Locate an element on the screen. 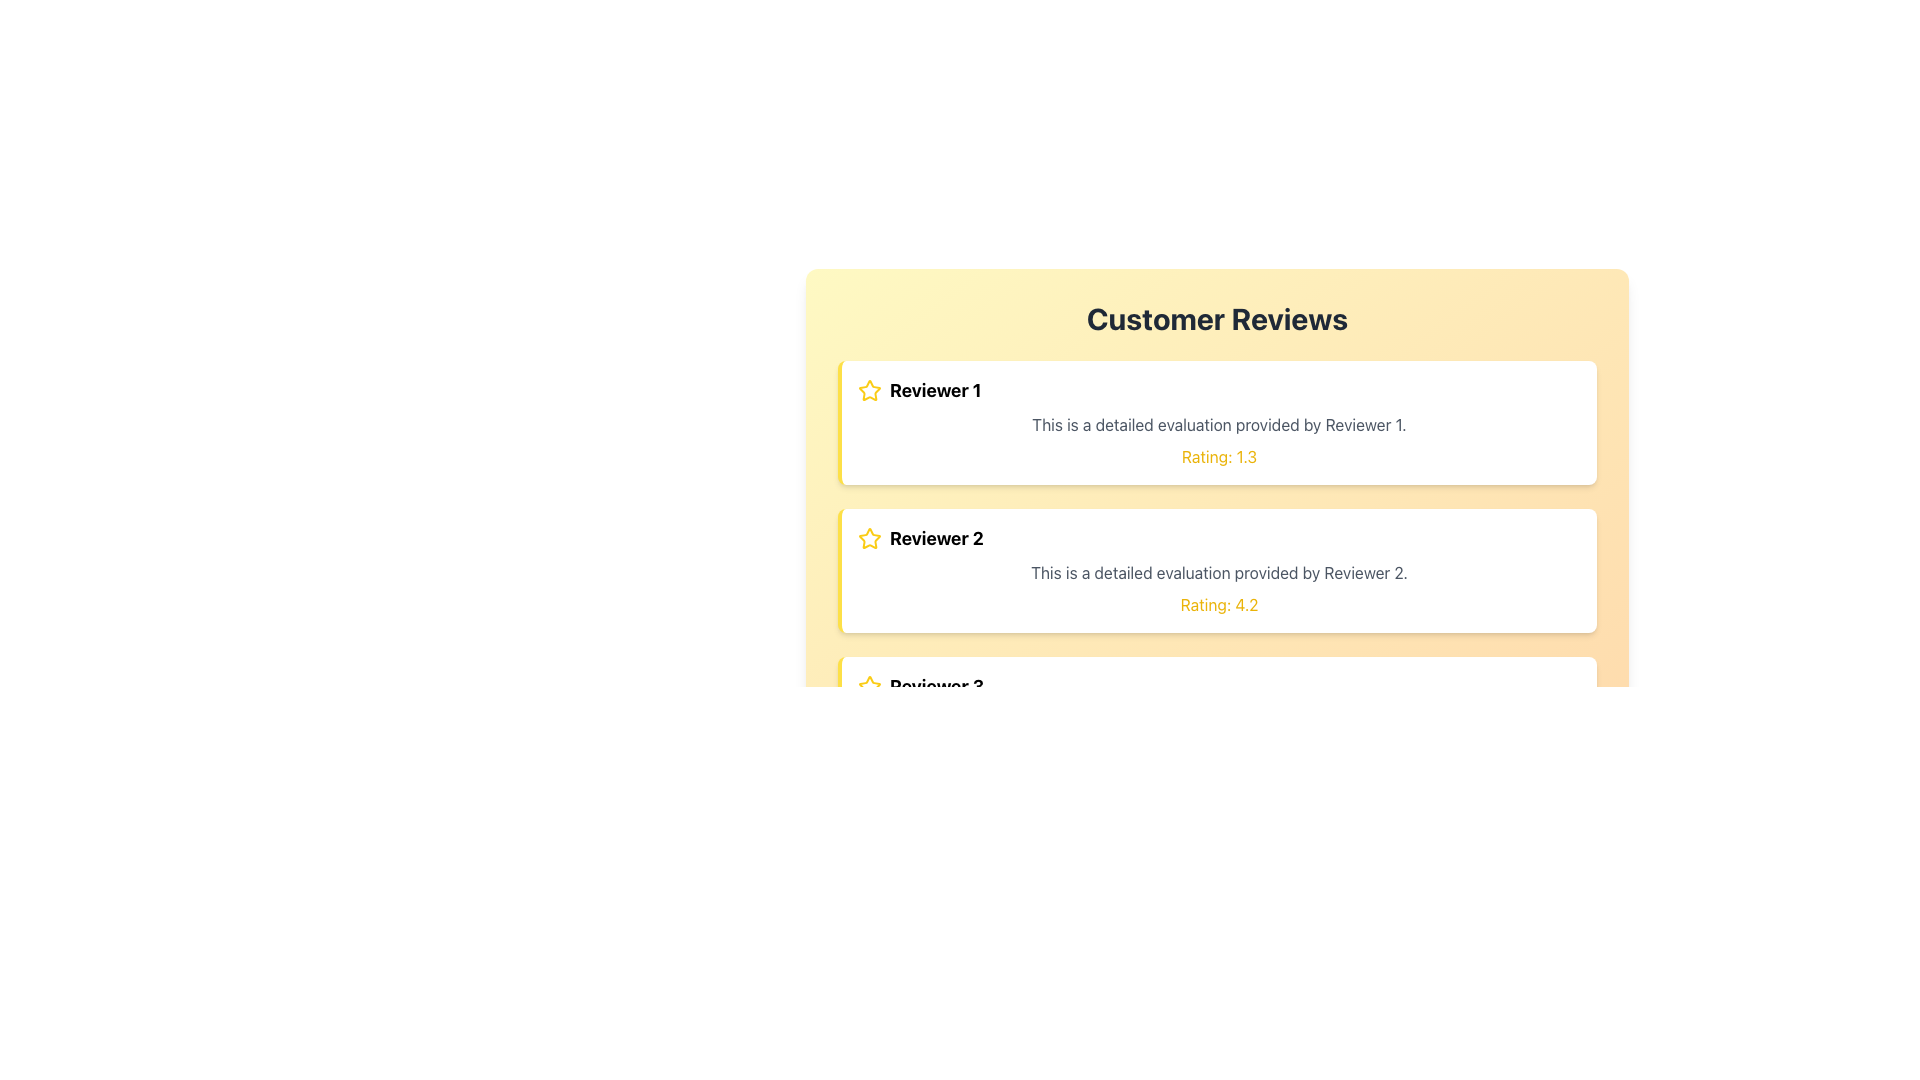 This screenshot has height=1080, width=1920. the 'Reviewer 1' text label, which serves as the header for the review card and is located next to a yellow star icon in the top-left section of the first reviewer card is located at coordinates (934, 390).